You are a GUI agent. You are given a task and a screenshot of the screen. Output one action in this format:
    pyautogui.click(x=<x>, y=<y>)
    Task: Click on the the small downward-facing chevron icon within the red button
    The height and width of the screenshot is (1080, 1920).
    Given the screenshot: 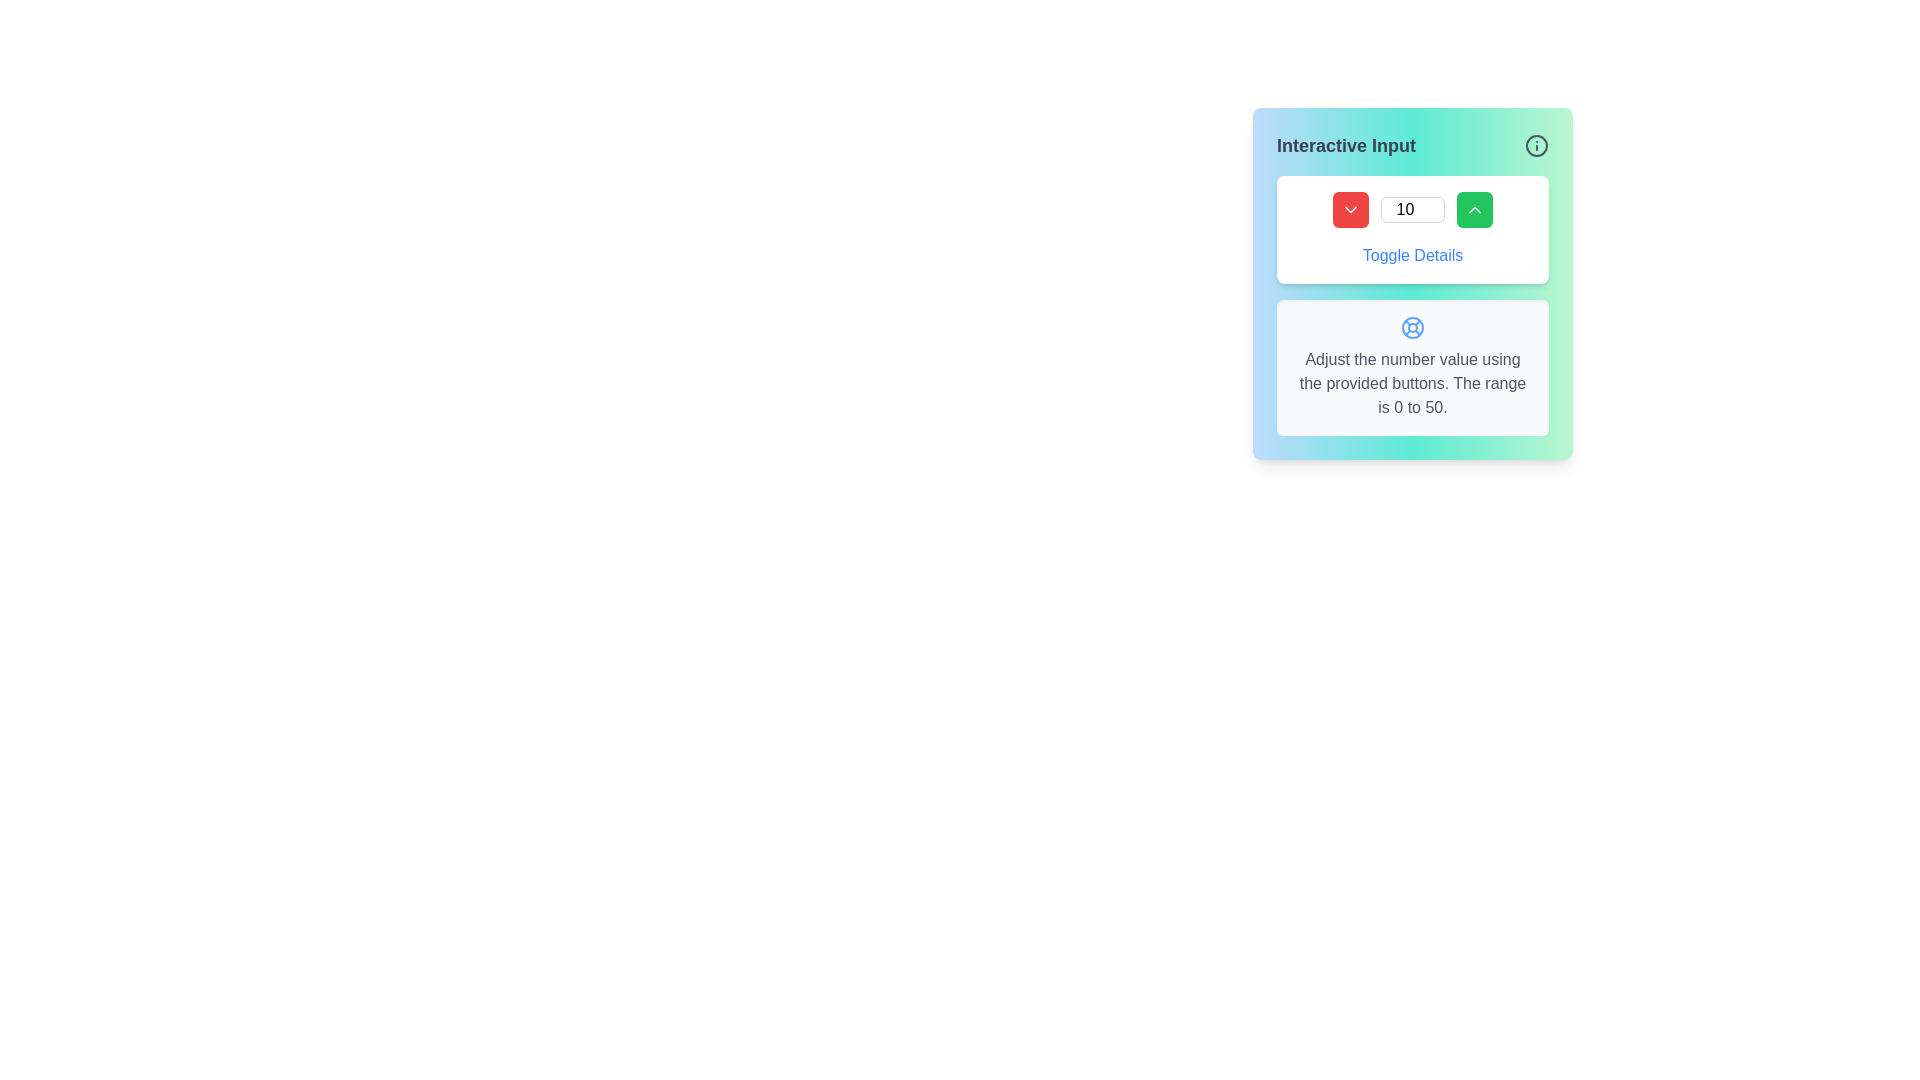 What is the action you would take?
    pyautogui.click(x=1350, y=209)
    